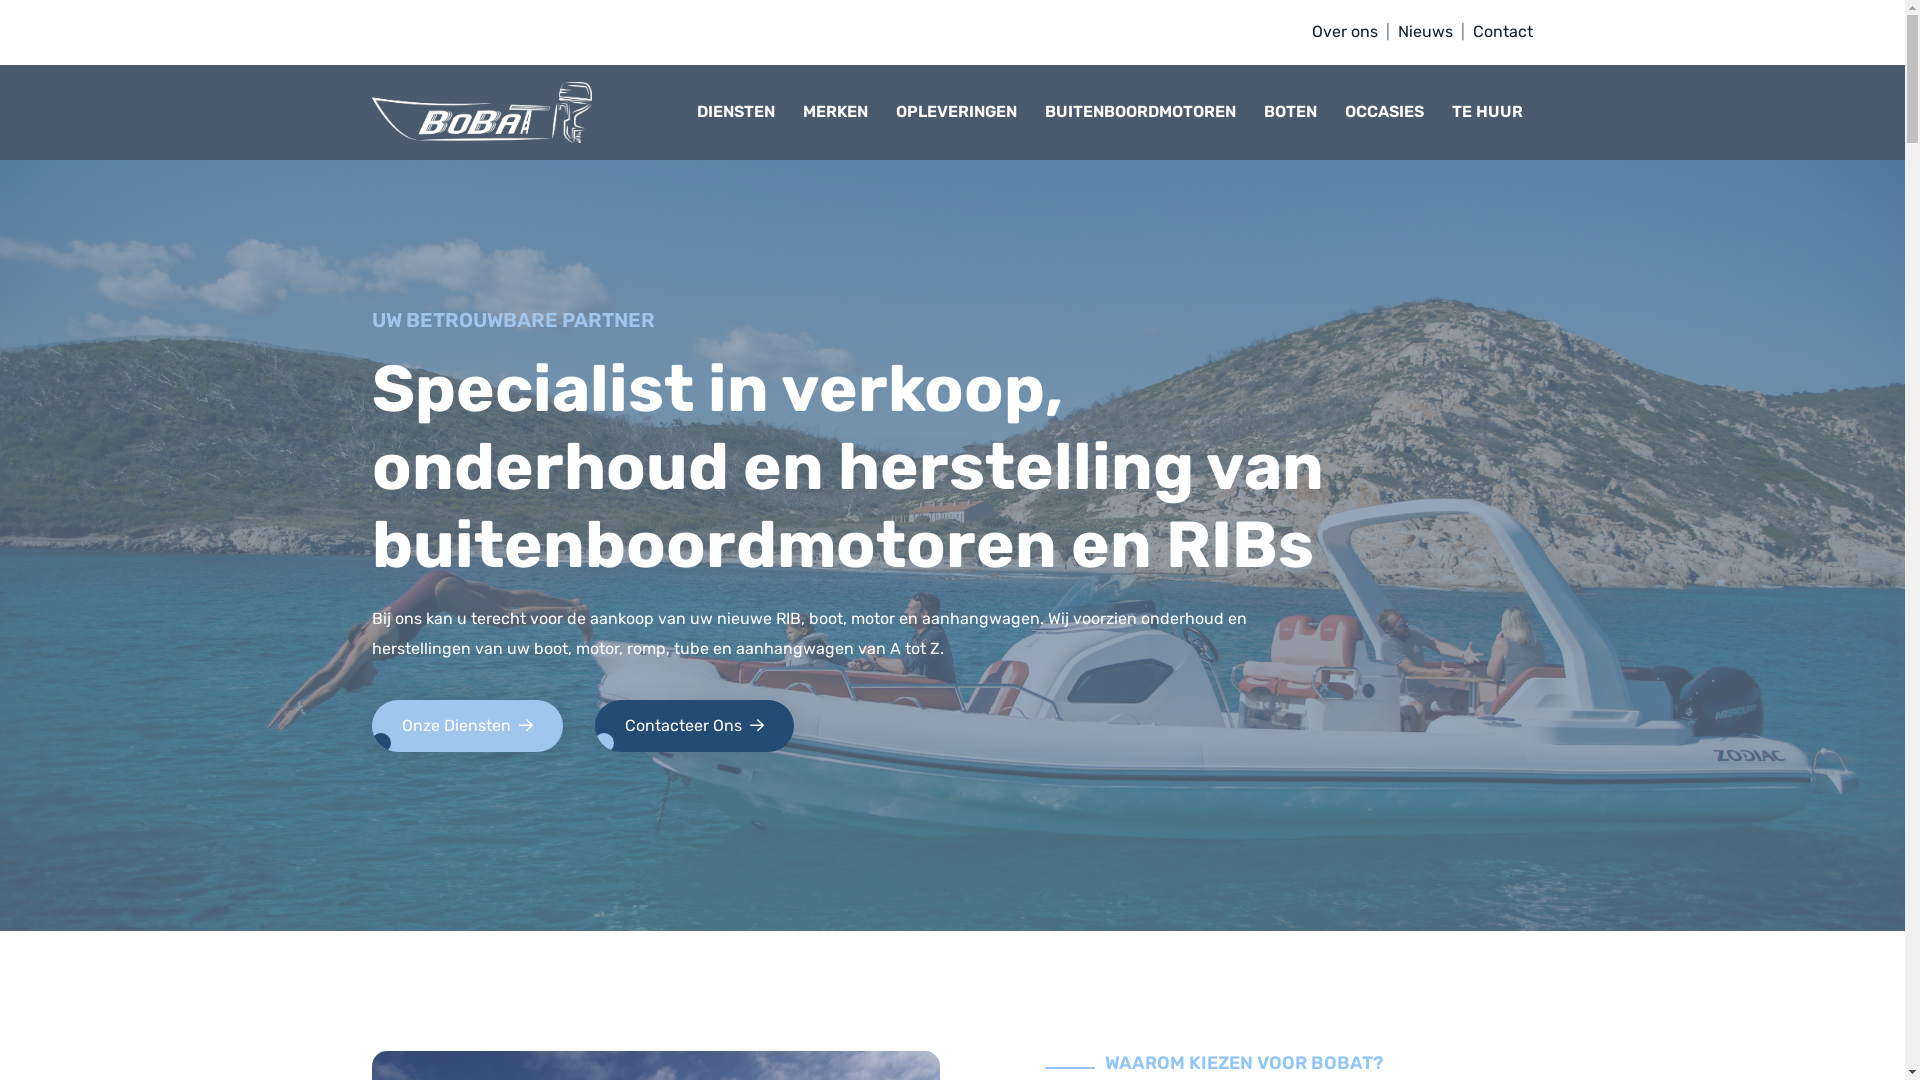  What do you see at coordinates (1295, 112) in the screenshot?
I see `'BOTEN'` at bounding box center [1295, 112].